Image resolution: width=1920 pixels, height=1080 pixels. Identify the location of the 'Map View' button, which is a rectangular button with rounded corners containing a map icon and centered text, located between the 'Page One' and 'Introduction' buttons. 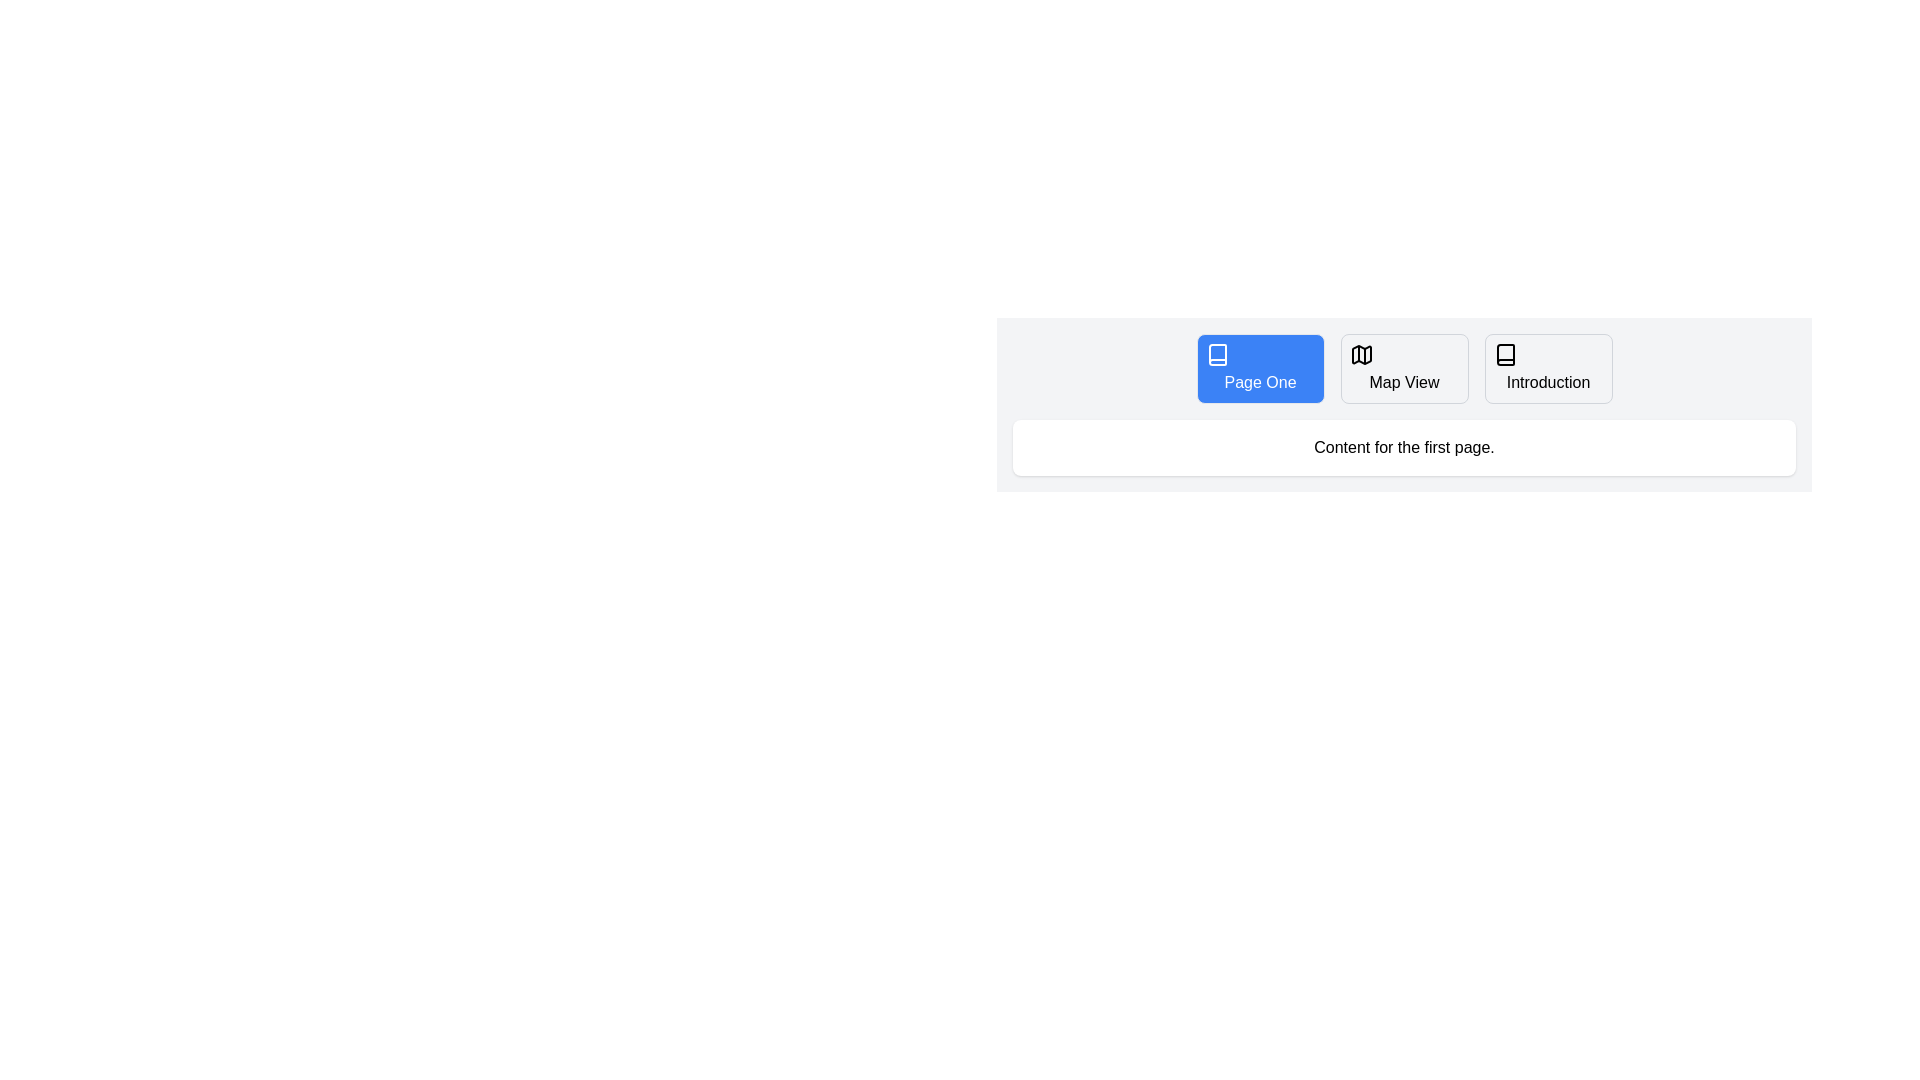
(1403, 369).